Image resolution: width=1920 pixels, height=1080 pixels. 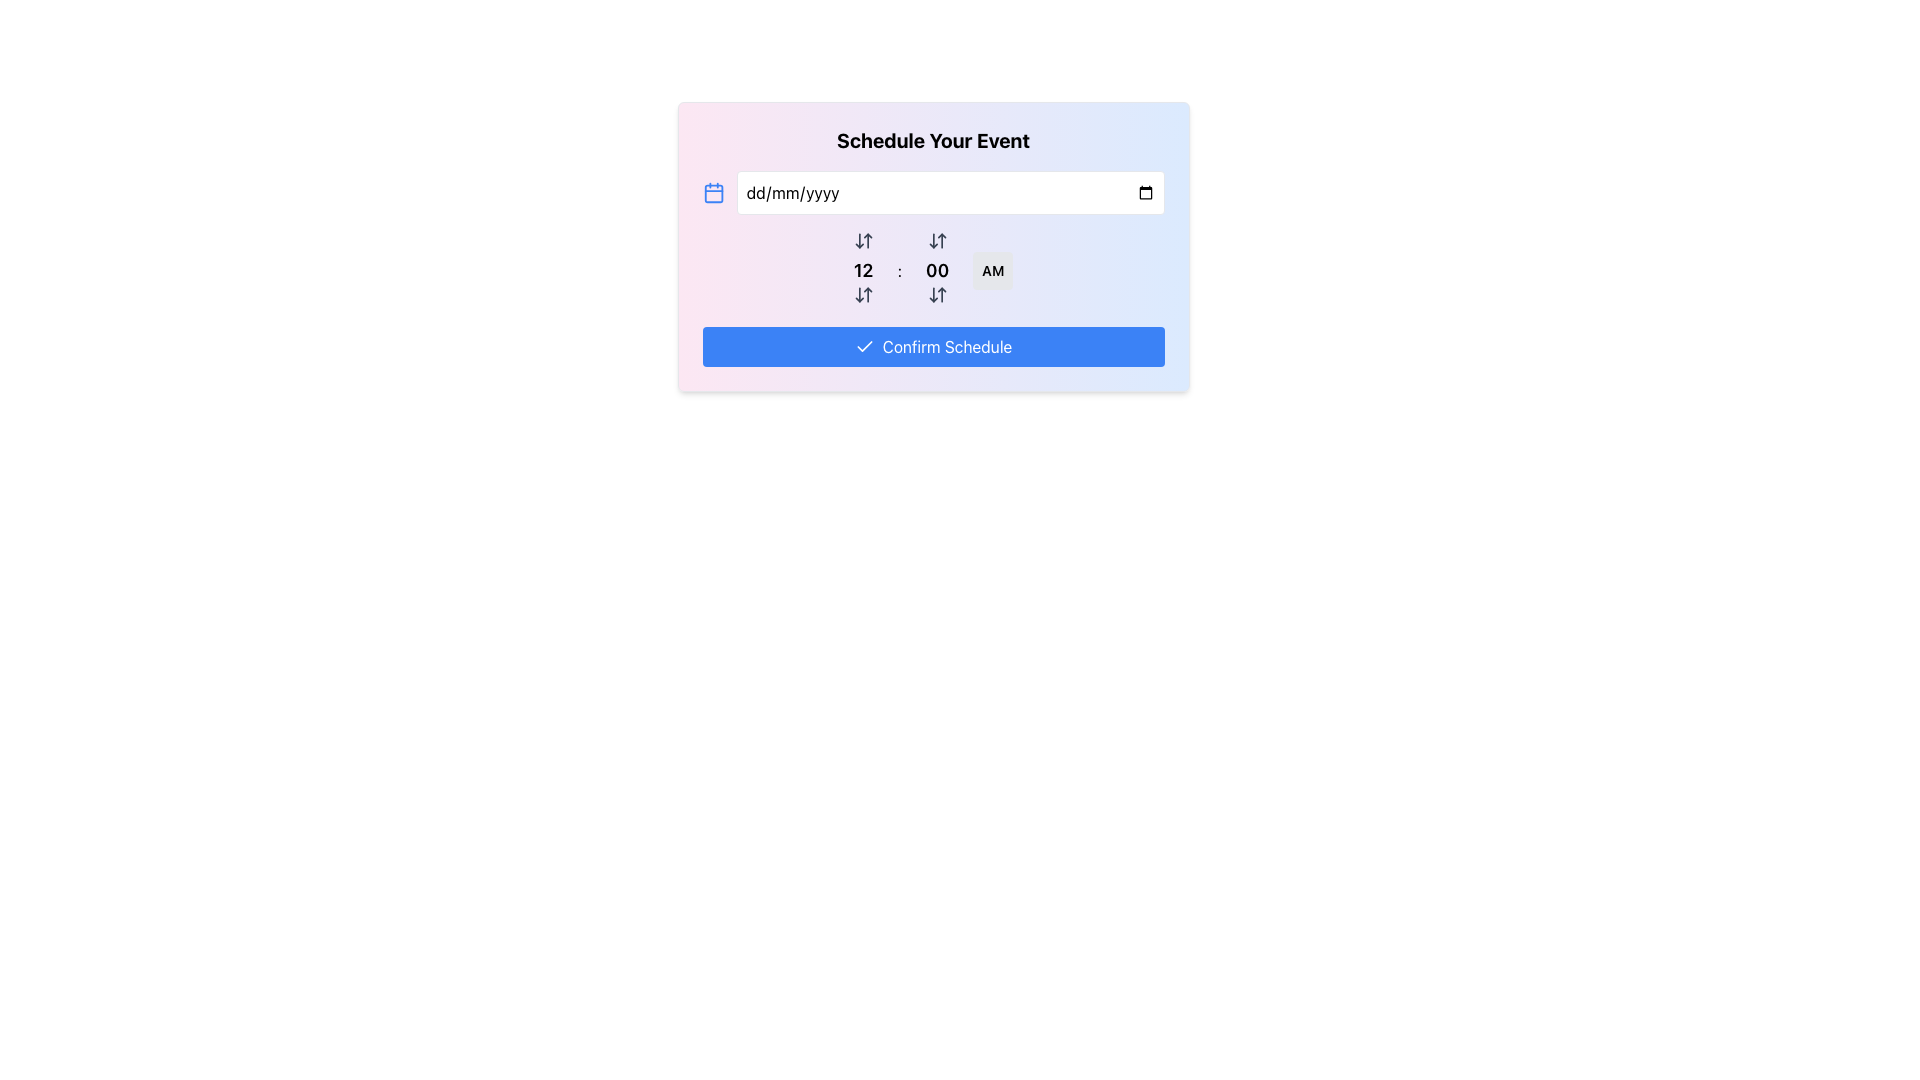 I want to click on displayed value from the minute component in the time picker, located to the right of the hour display and to the left of the AM/PM selection button, so click(x=936, y=270).